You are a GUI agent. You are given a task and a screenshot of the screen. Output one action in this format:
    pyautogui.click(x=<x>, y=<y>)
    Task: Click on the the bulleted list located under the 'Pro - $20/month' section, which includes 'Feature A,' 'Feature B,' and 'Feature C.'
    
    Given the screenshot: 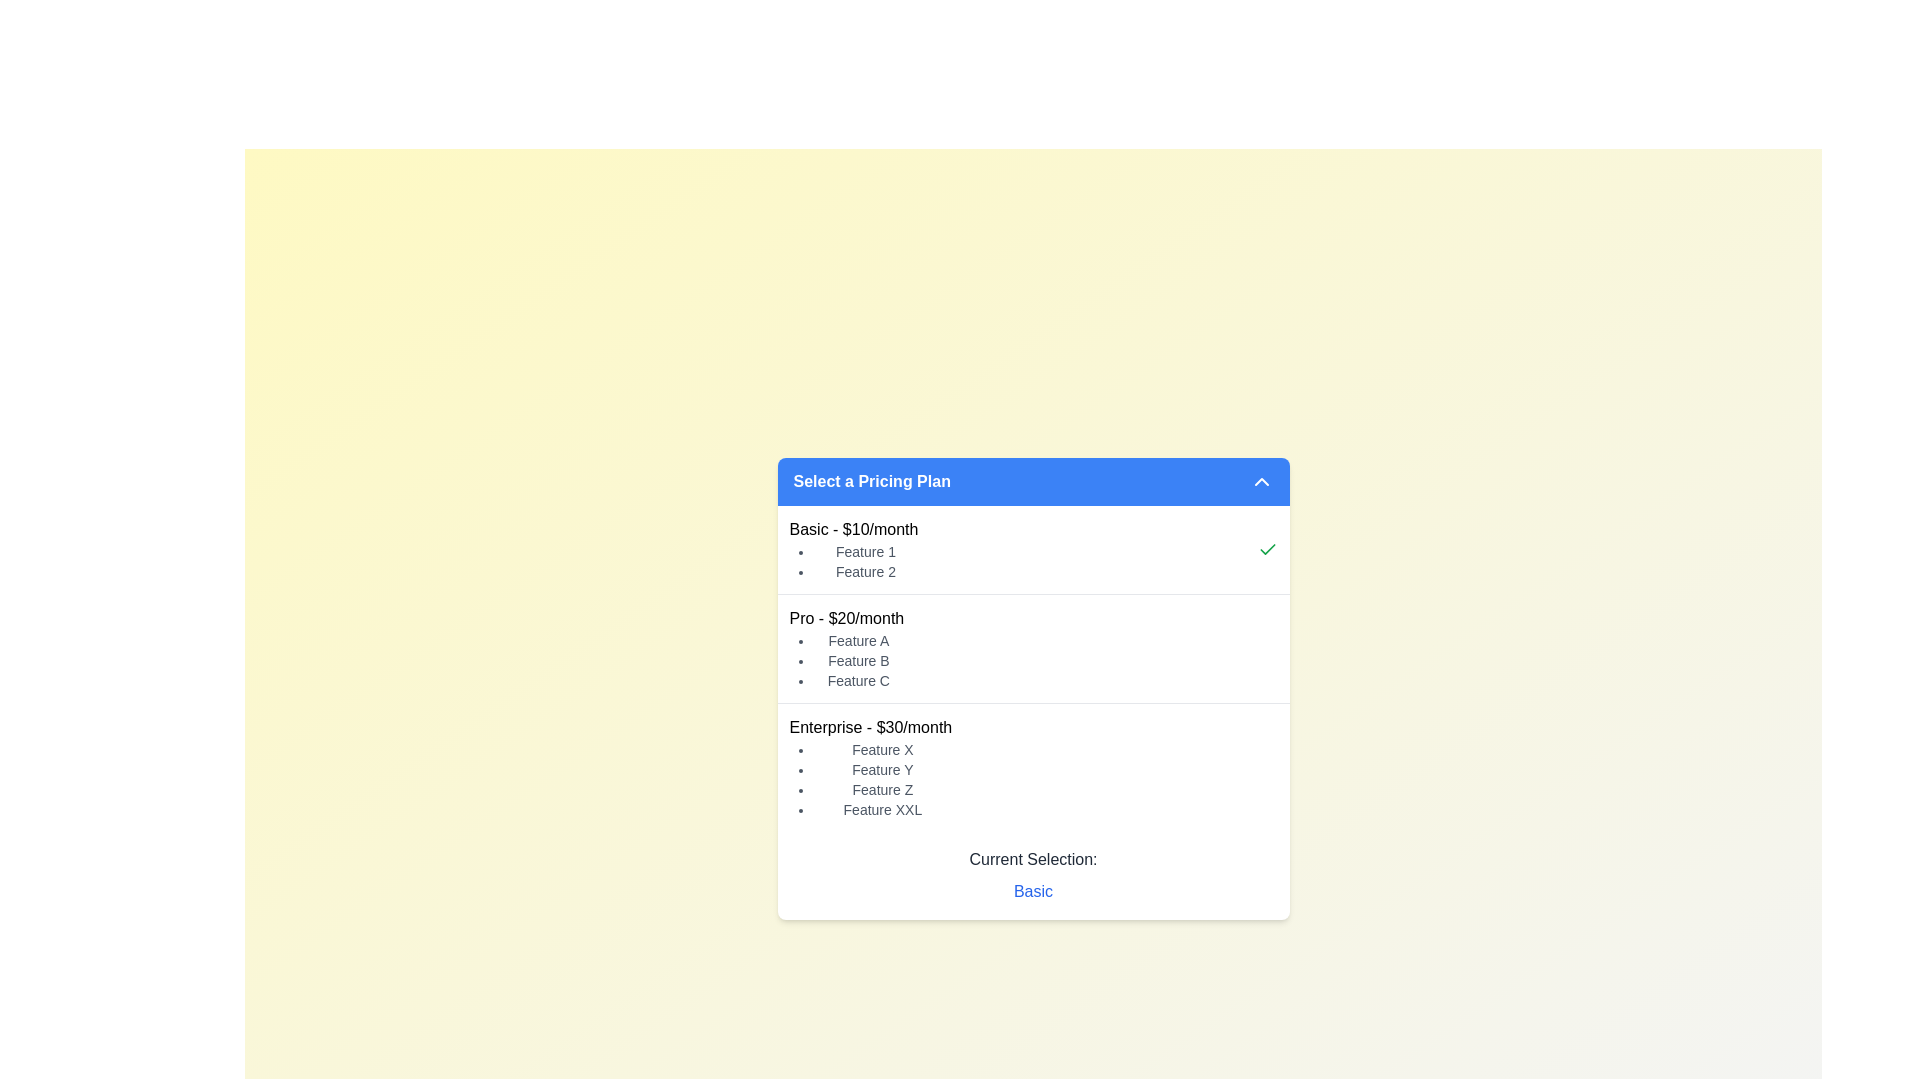 What is the action you would take?
    pyautogui.click(x=846, y=660)
    